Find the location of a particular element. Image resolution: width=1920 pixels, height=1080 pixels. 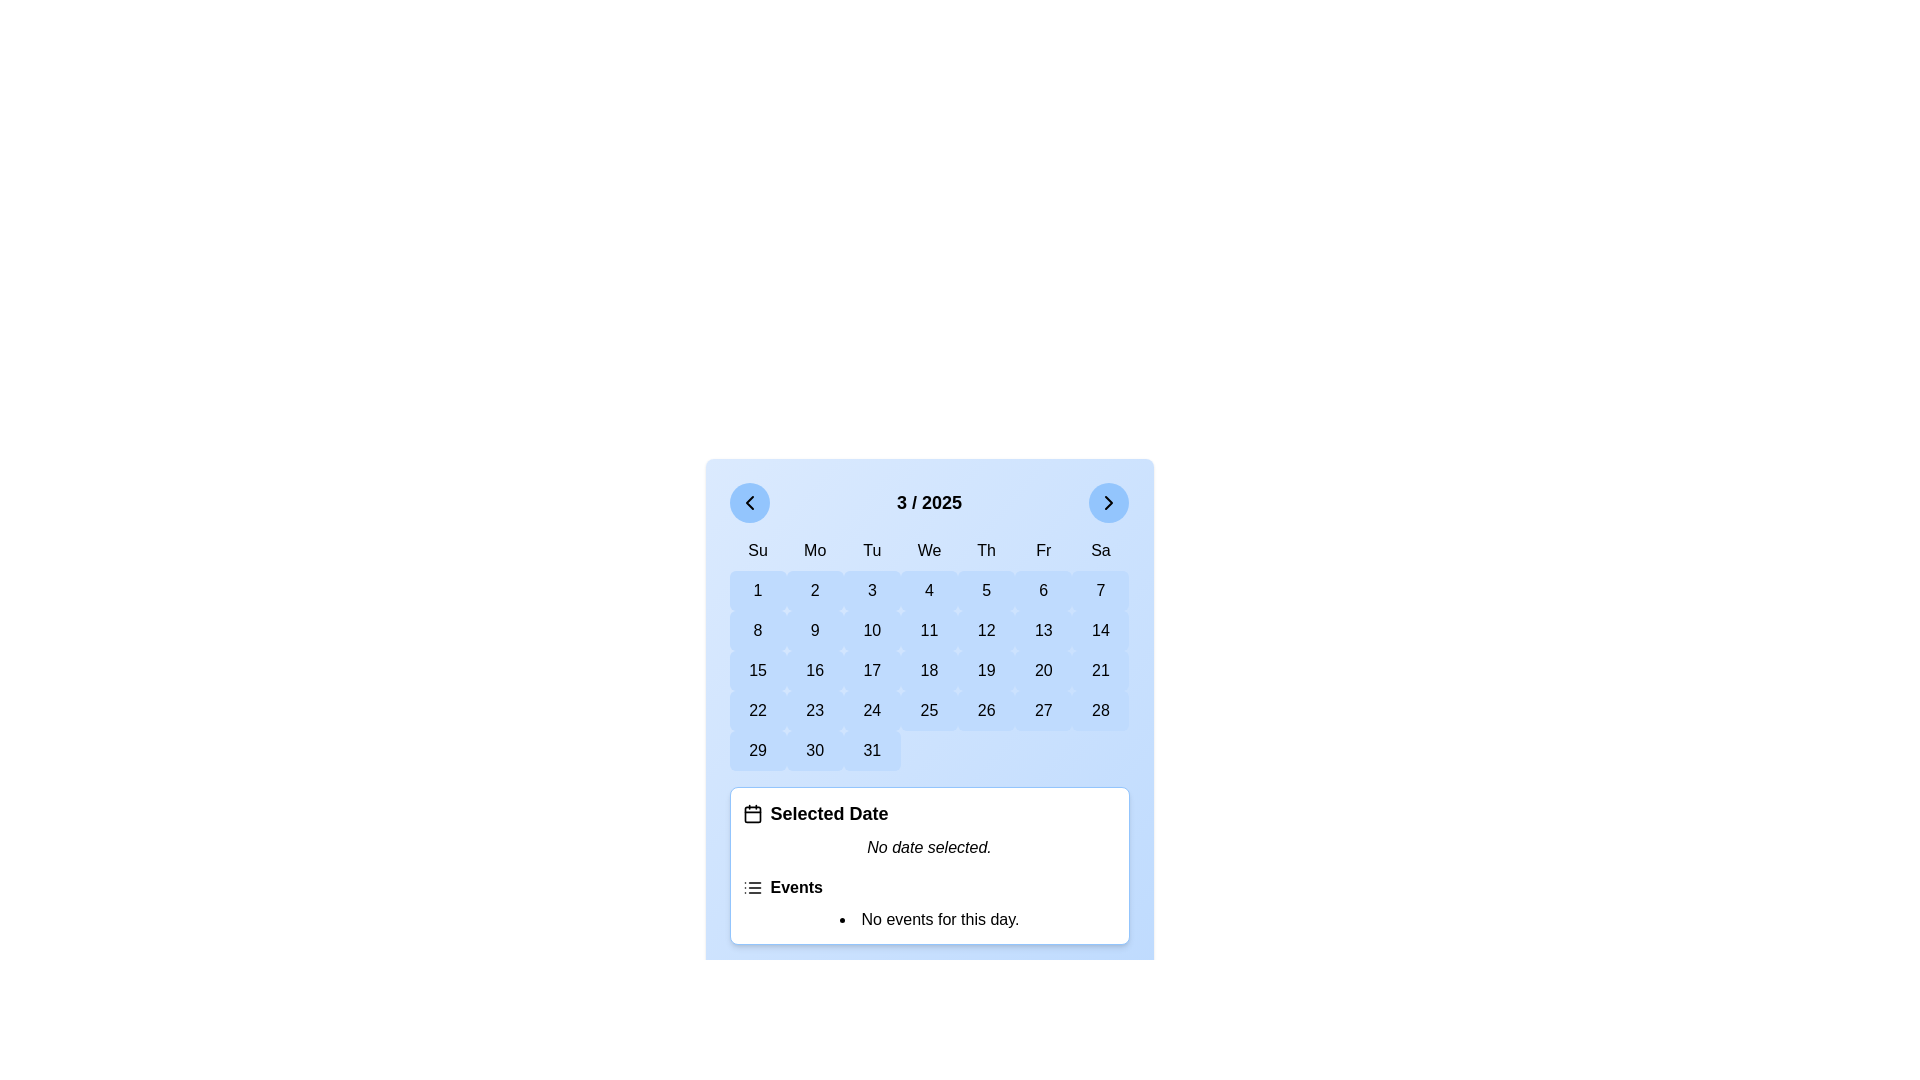

the date '1' button in the calendar interface is located at coordinates (757, 589).